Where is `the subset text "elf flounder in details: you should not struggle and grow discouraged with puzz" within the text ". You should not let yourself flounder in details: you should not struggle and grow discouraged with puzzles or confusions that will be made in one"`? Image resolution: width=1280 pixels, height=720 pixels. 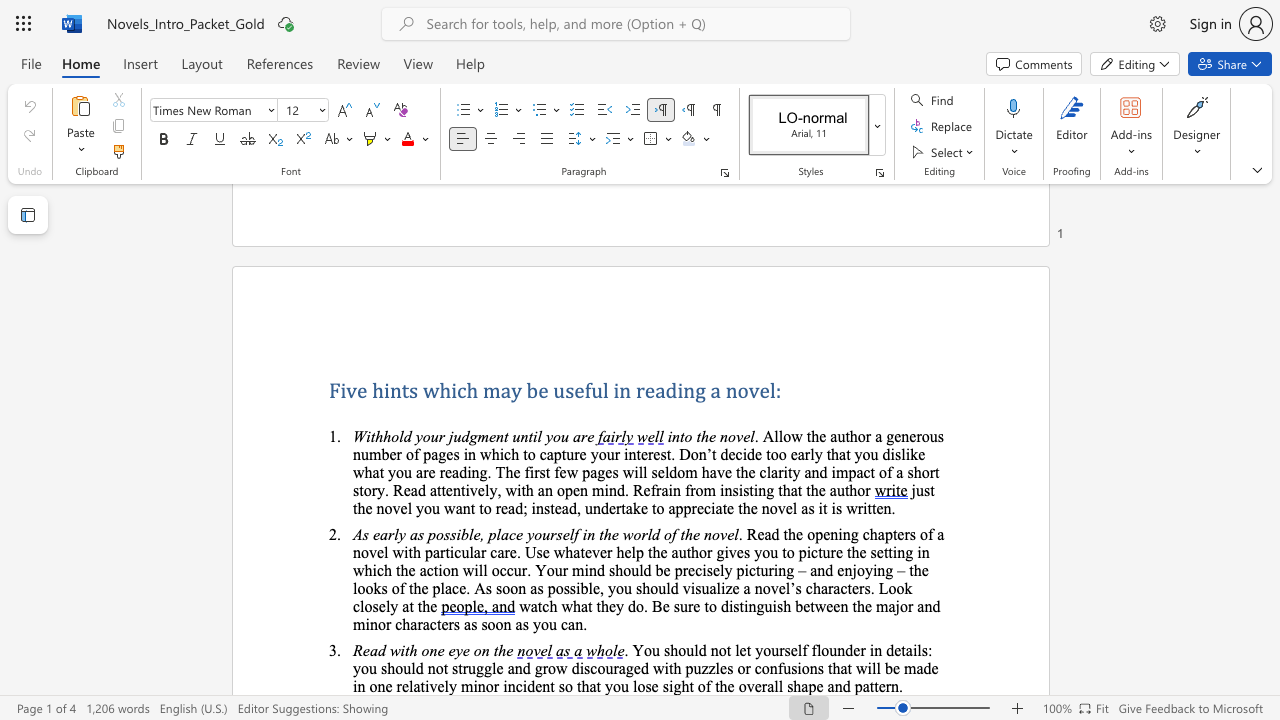
the subset text "elf flounder in details: you should not struggle and grow discouraged with puzz" within the text ". You should not let yourself flounder in details: you should not struggle and grow discouraged with puzzles or confusions that will be made in one" is located at coordinates (789, 650).